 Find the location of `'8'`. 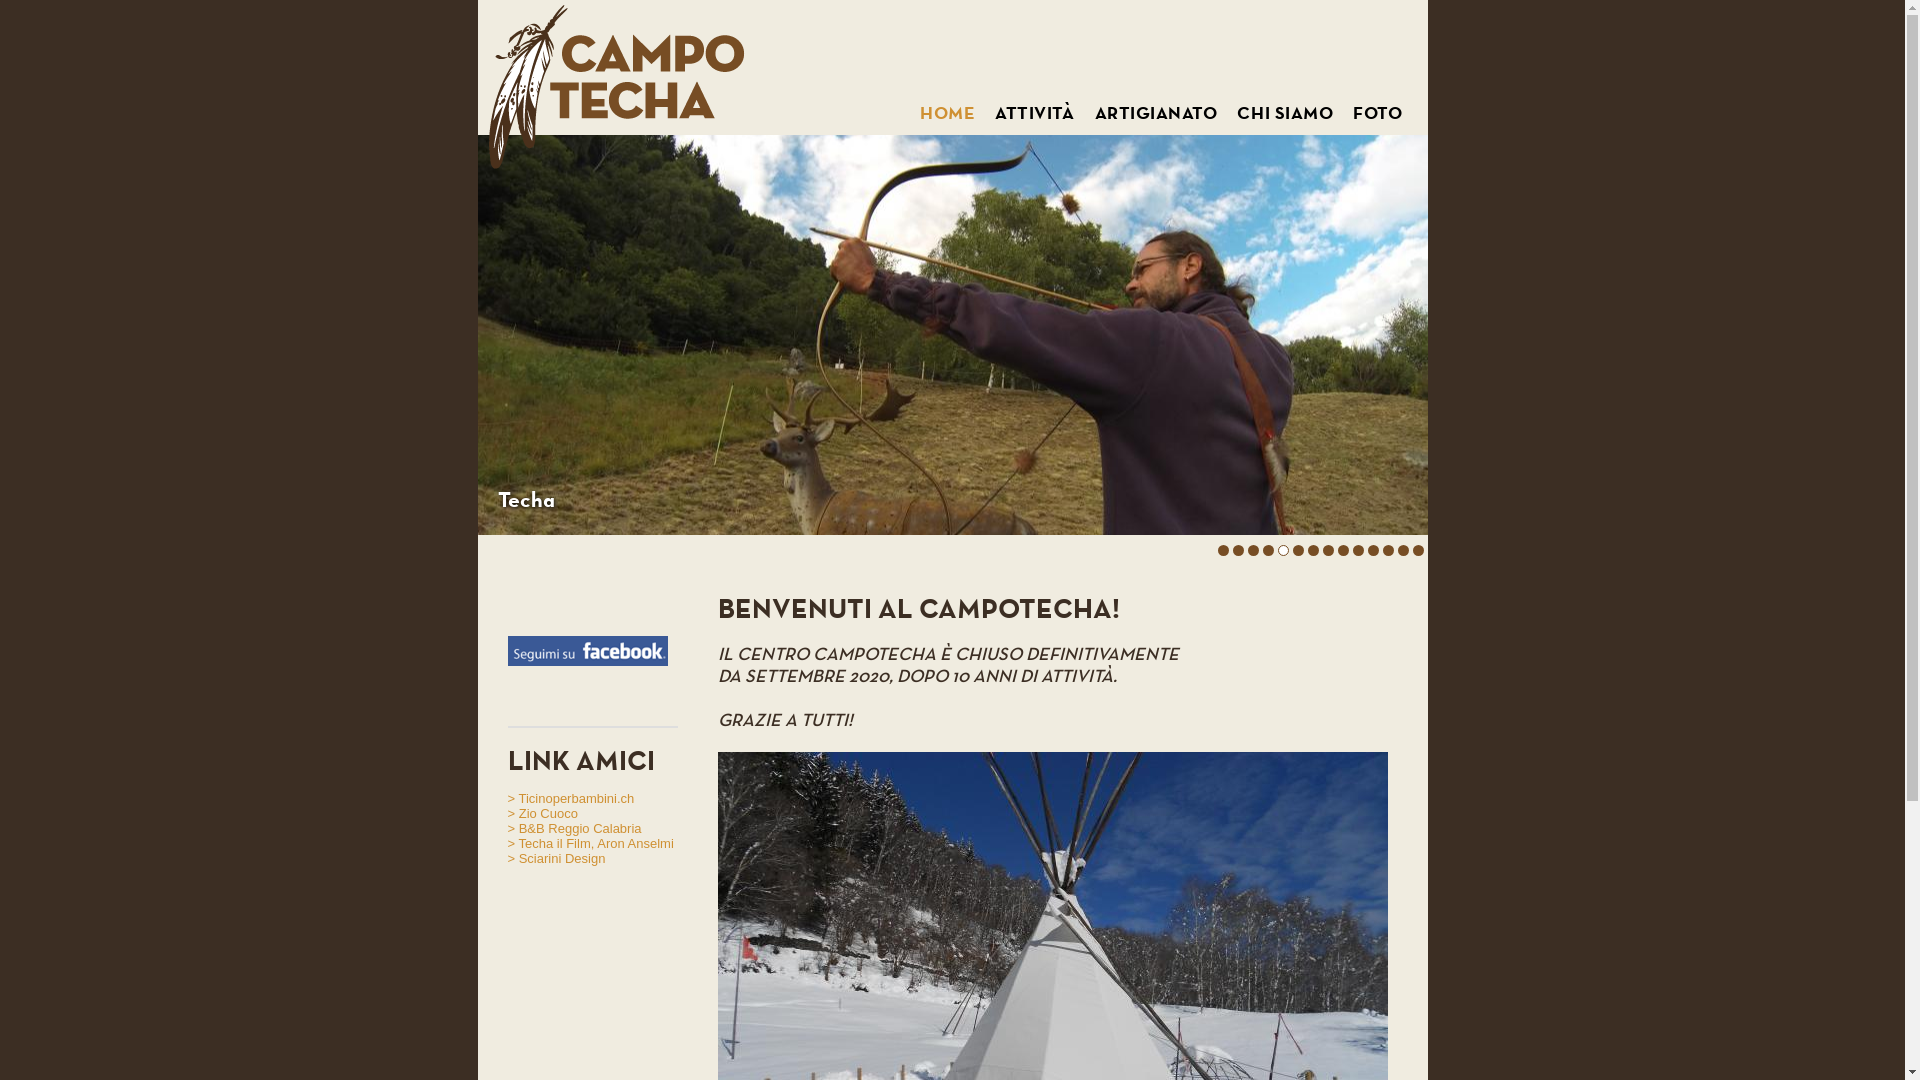

'8' is located at coordinates (1328, 553).